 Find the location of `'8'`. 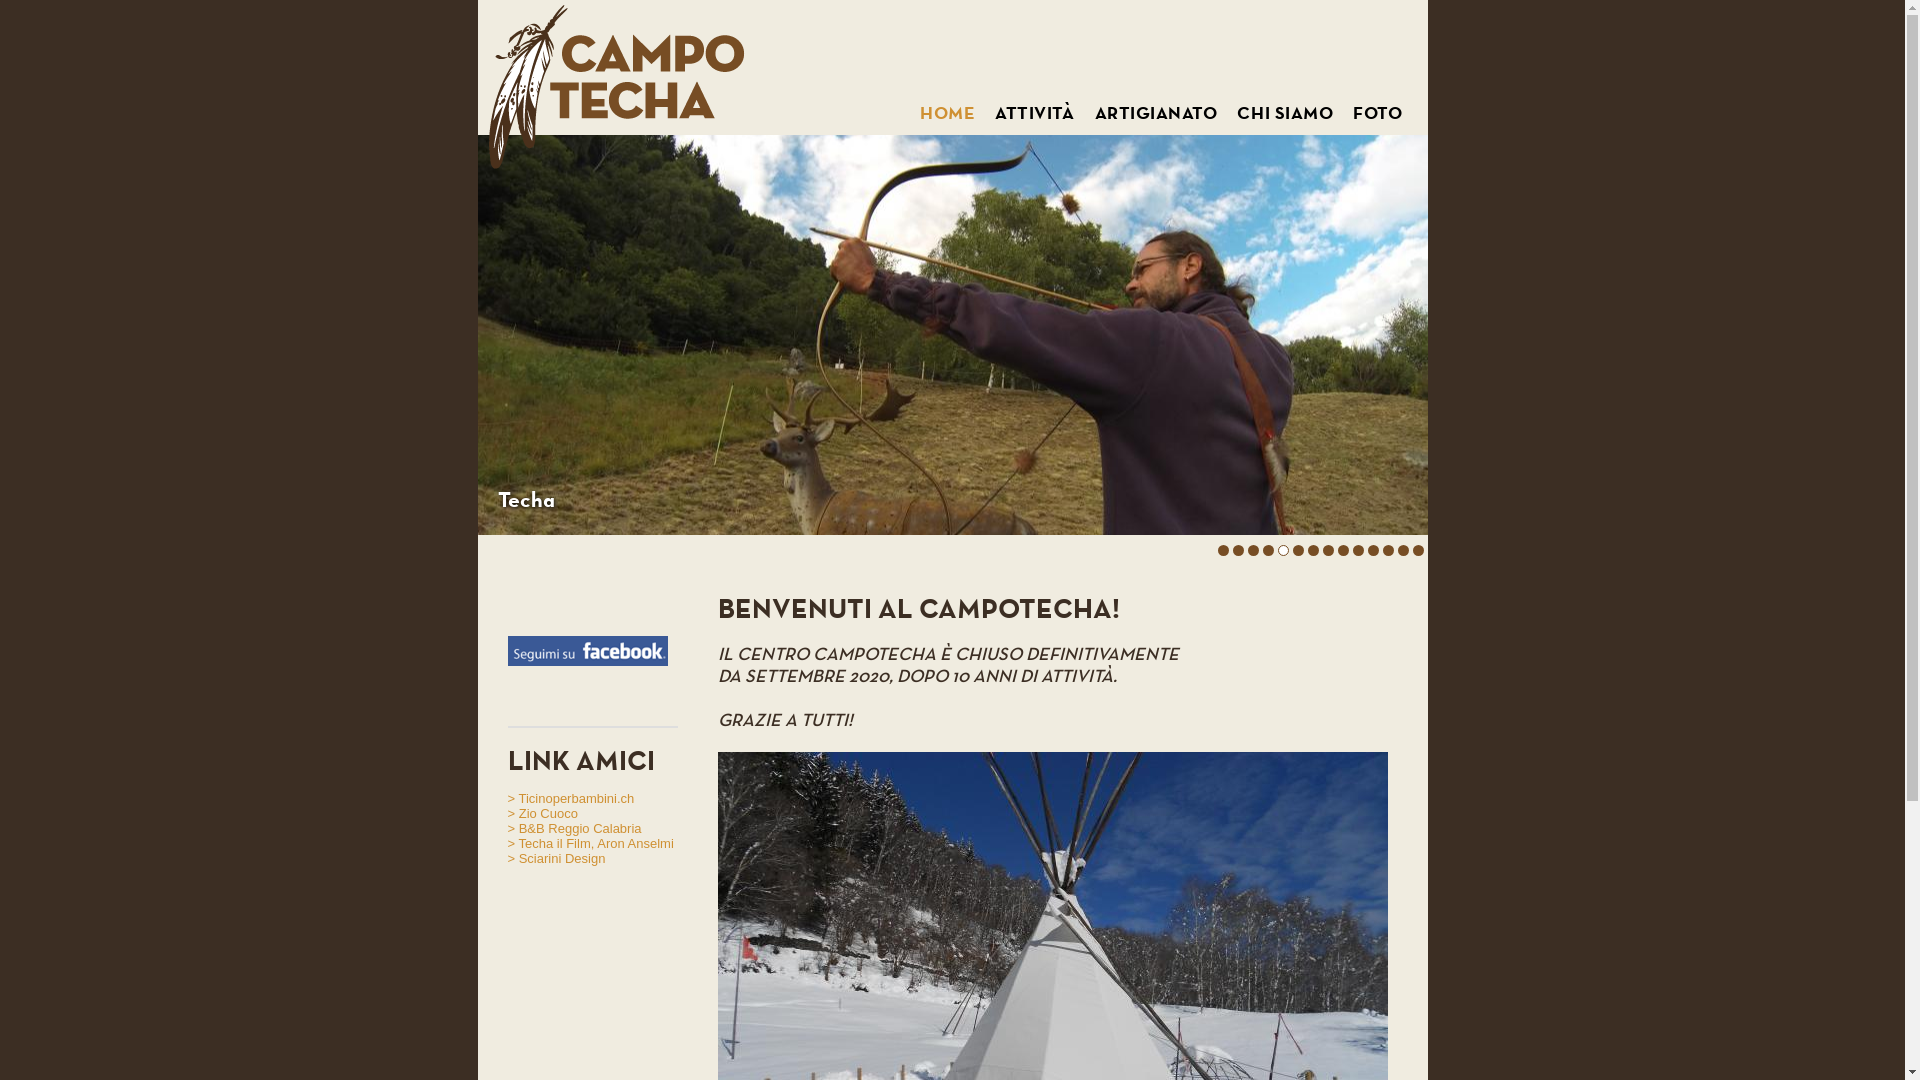

'8' is located at coordinates (1328, 553).